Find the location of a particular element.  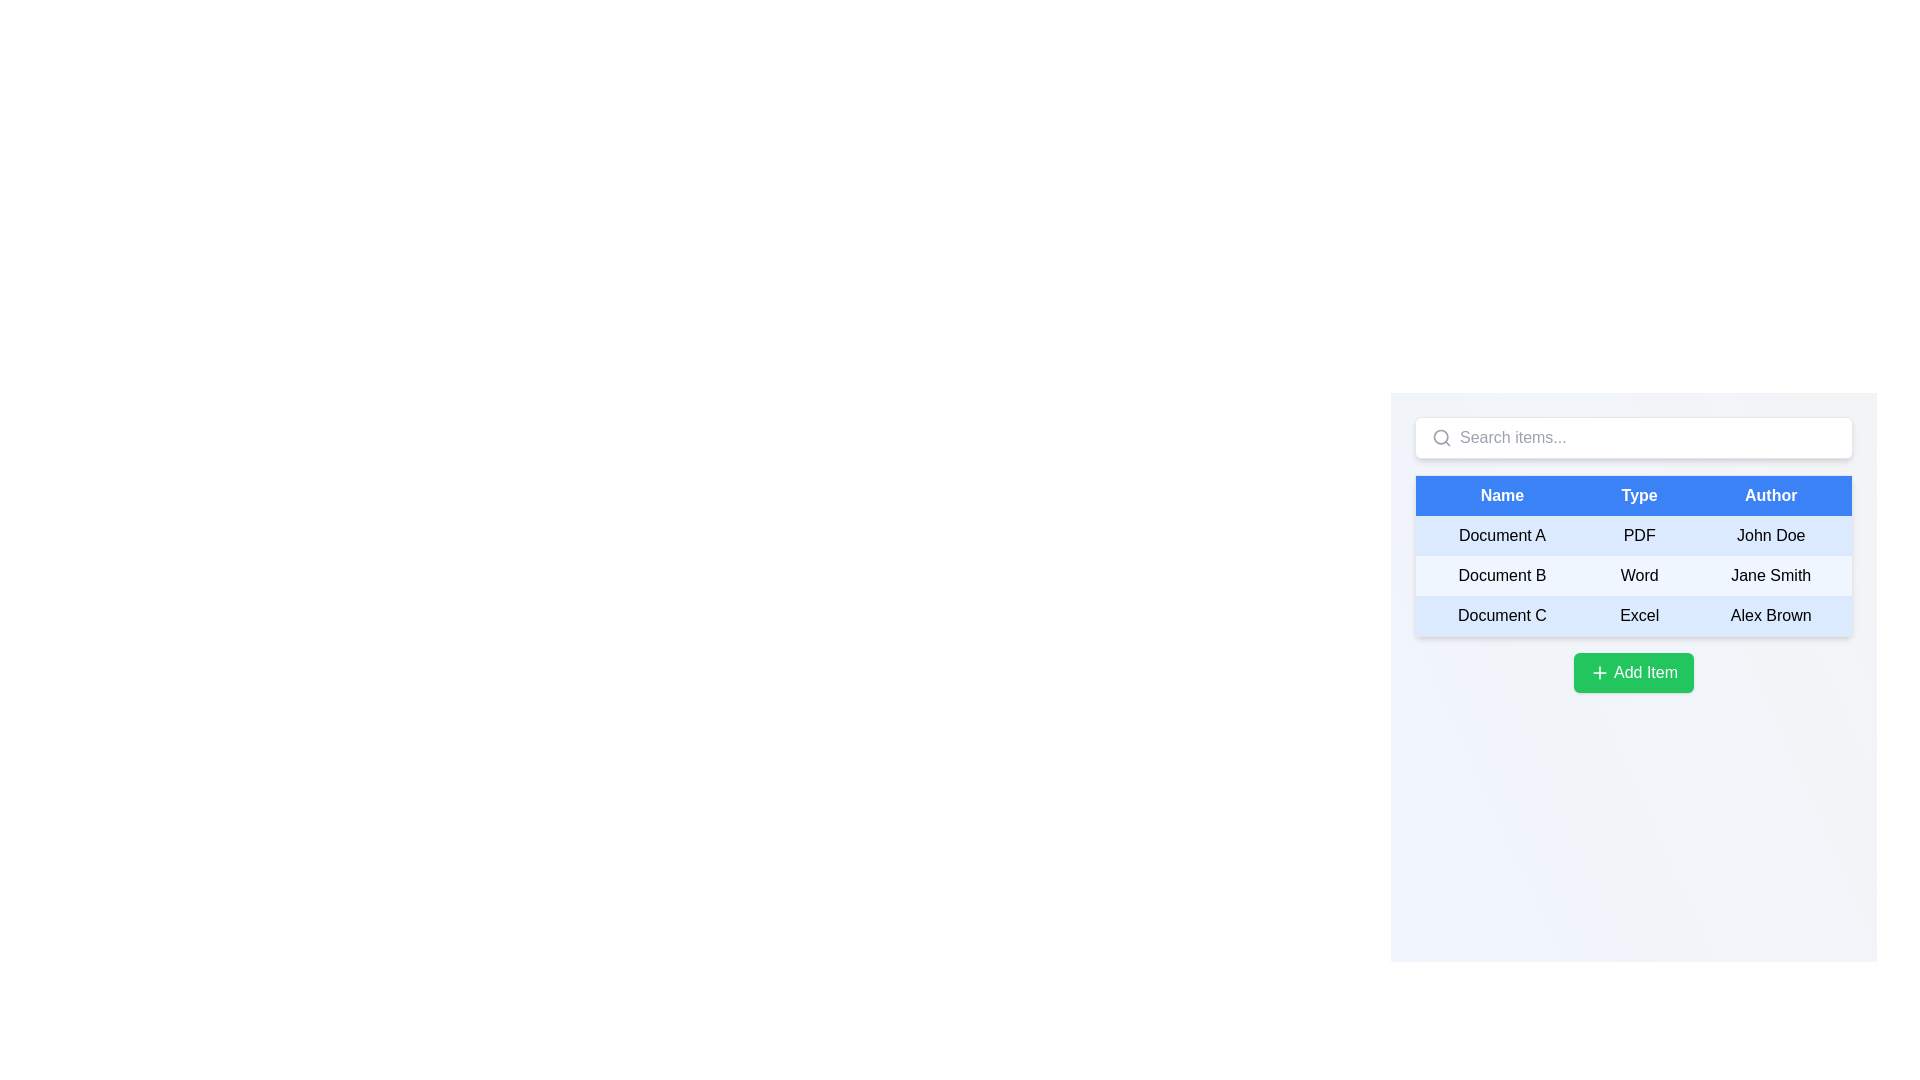

text label displaying the word 'Word' located in the second row, second column of the data table, which has a light blue background and is centered in its cell is located at coordinates (1639, 575).